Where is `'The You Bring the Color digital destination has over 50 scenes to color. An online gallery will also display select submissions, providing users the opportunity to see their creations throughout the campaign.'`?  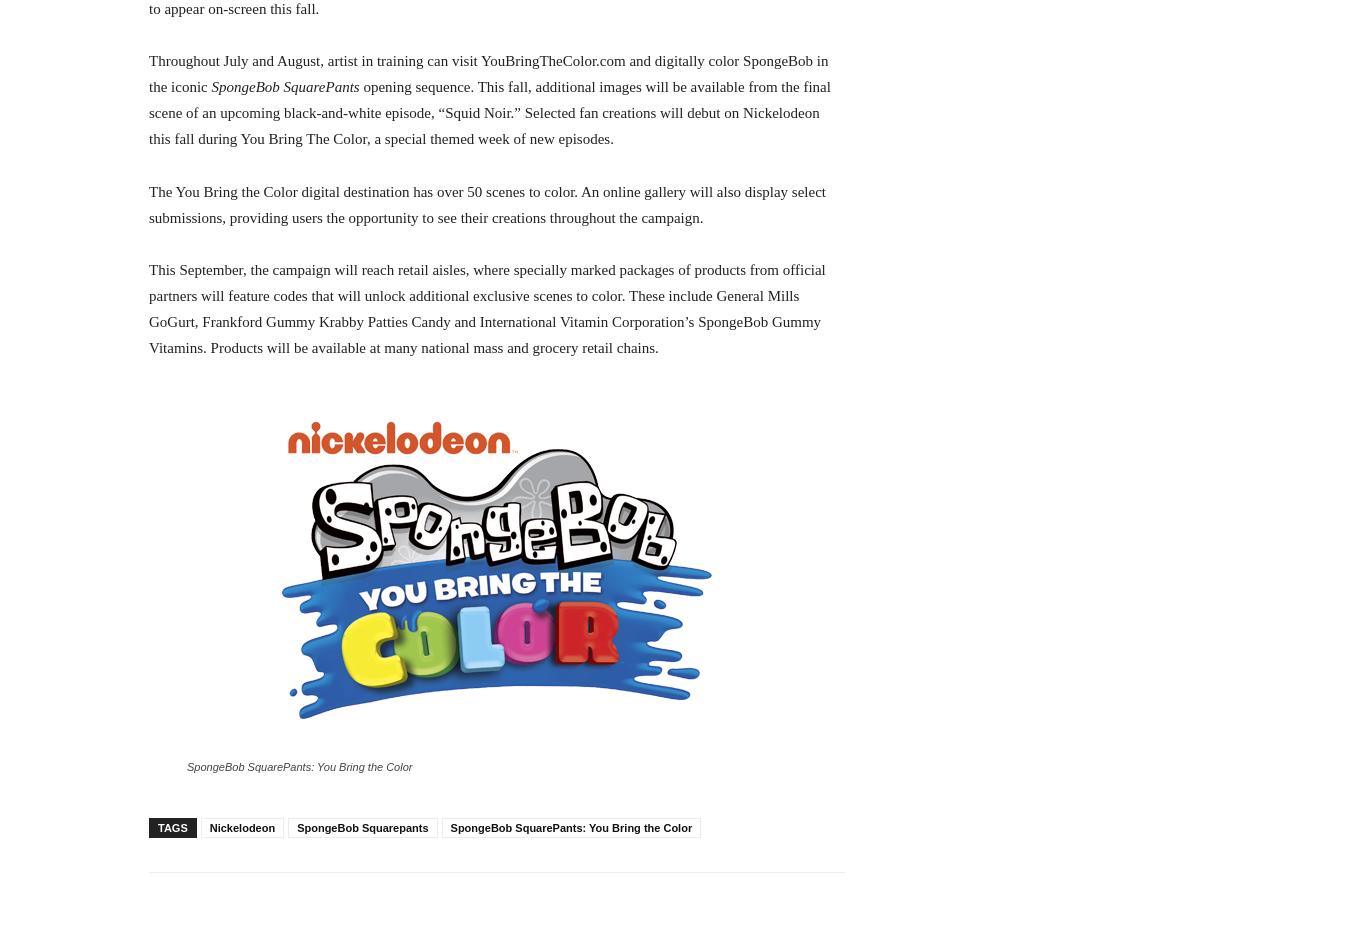 'The You Bring the Color digital destination has over 50 scenes to color. An online gallery will also display select submissions, providing users the opportunity to see their creations throughout the campaign.' is located at coordinates (486, 204).